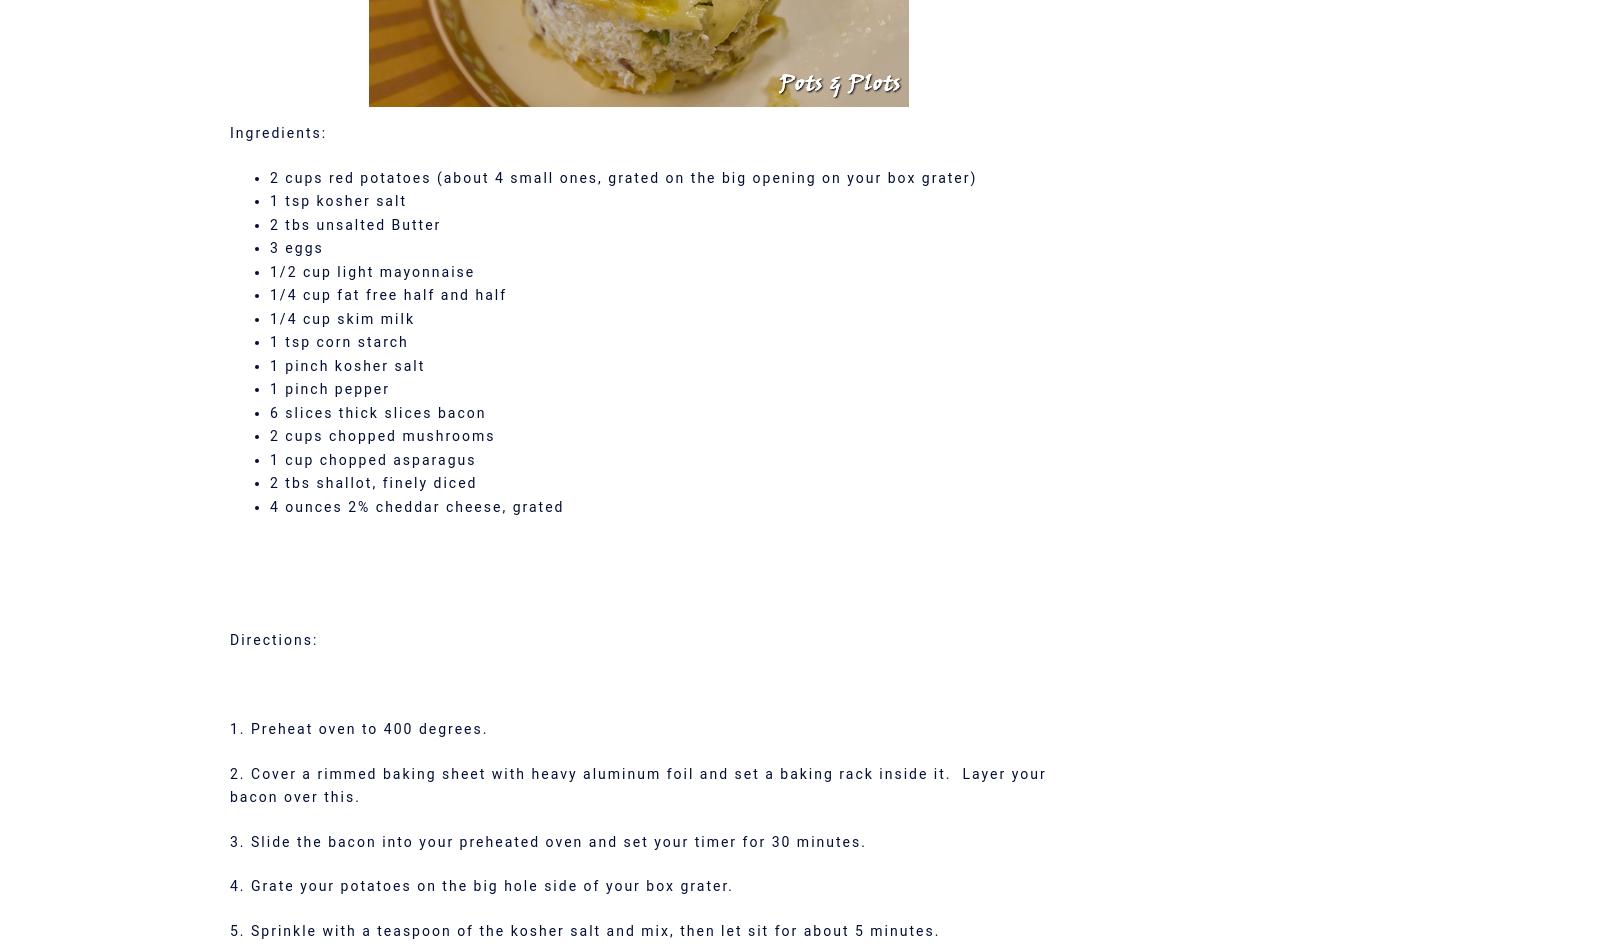 Image resolution: width=1600 pixels, height=947 pixels. I want to click on 'Google Play', so click(799, 625).